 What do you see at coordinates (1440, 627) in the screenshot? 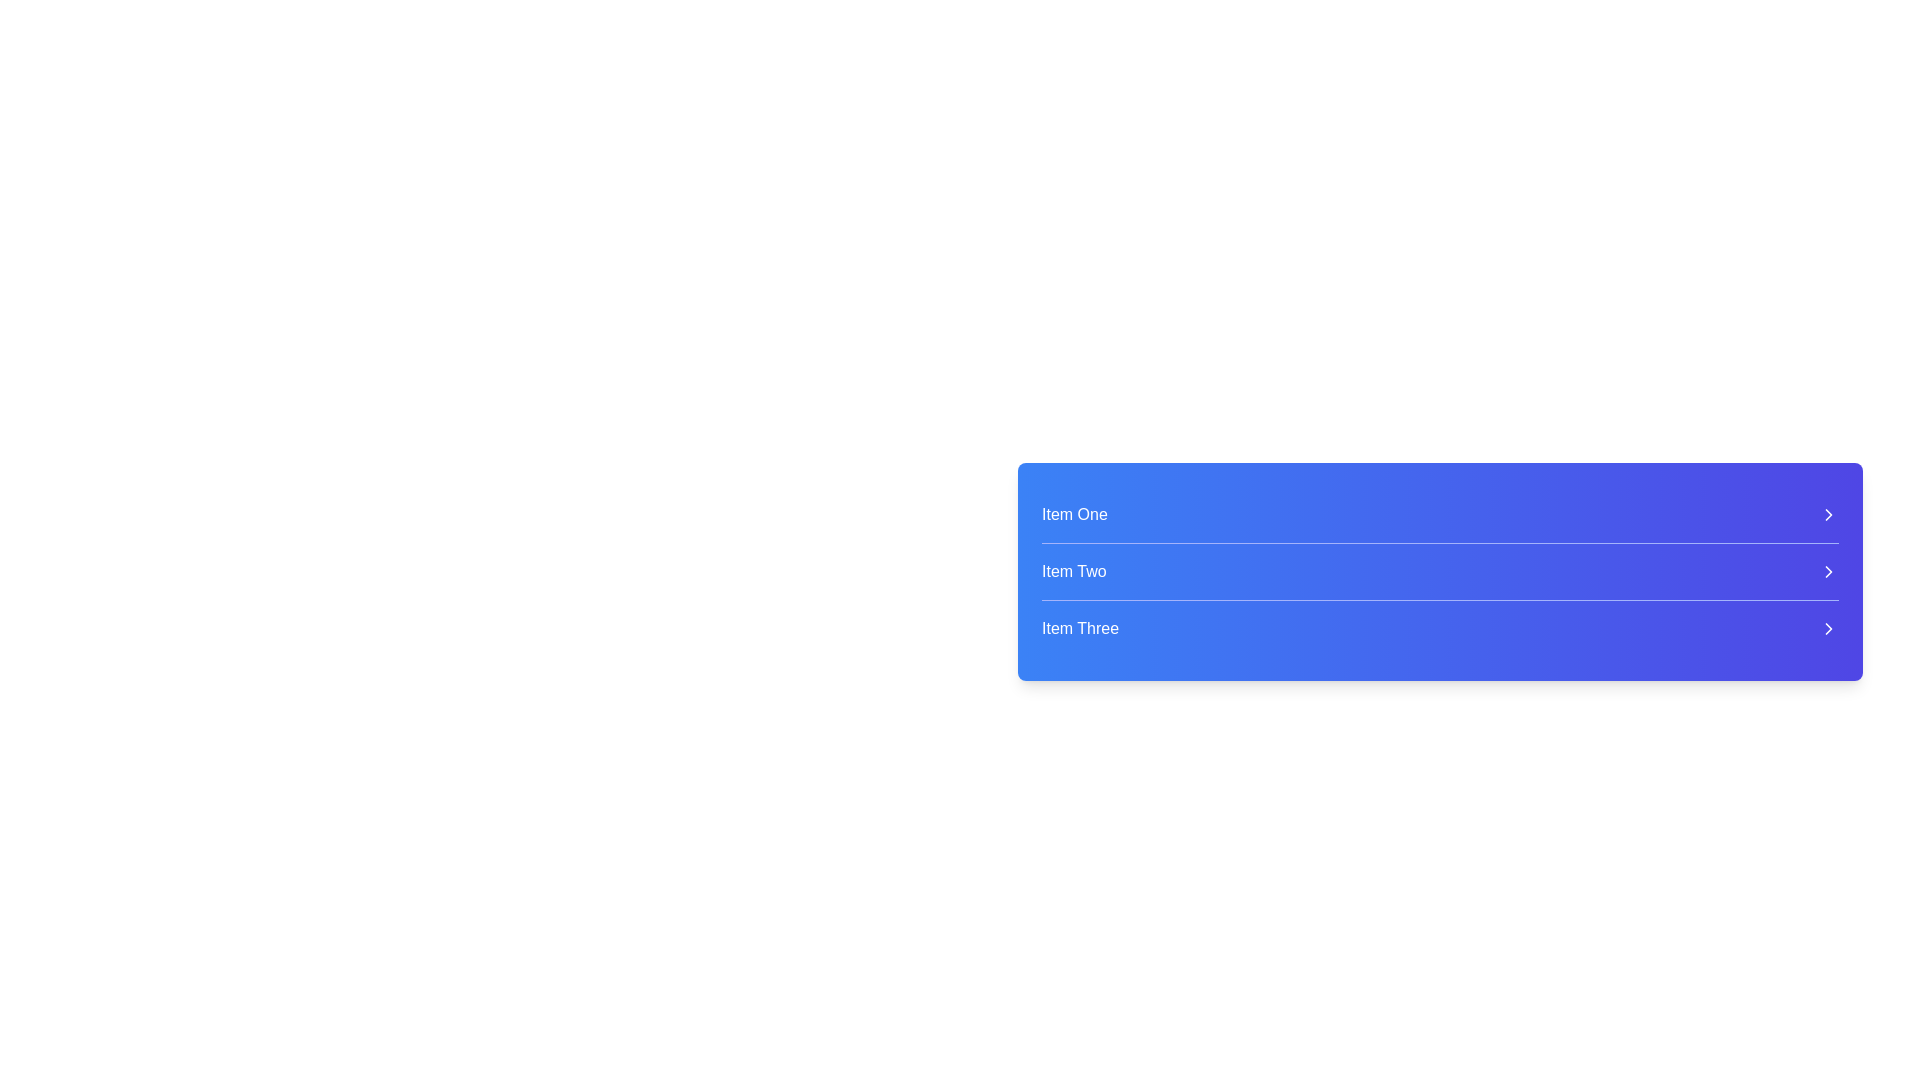
I see `the list item labeled 'Item Three'` at bounding box center [1440, 627].